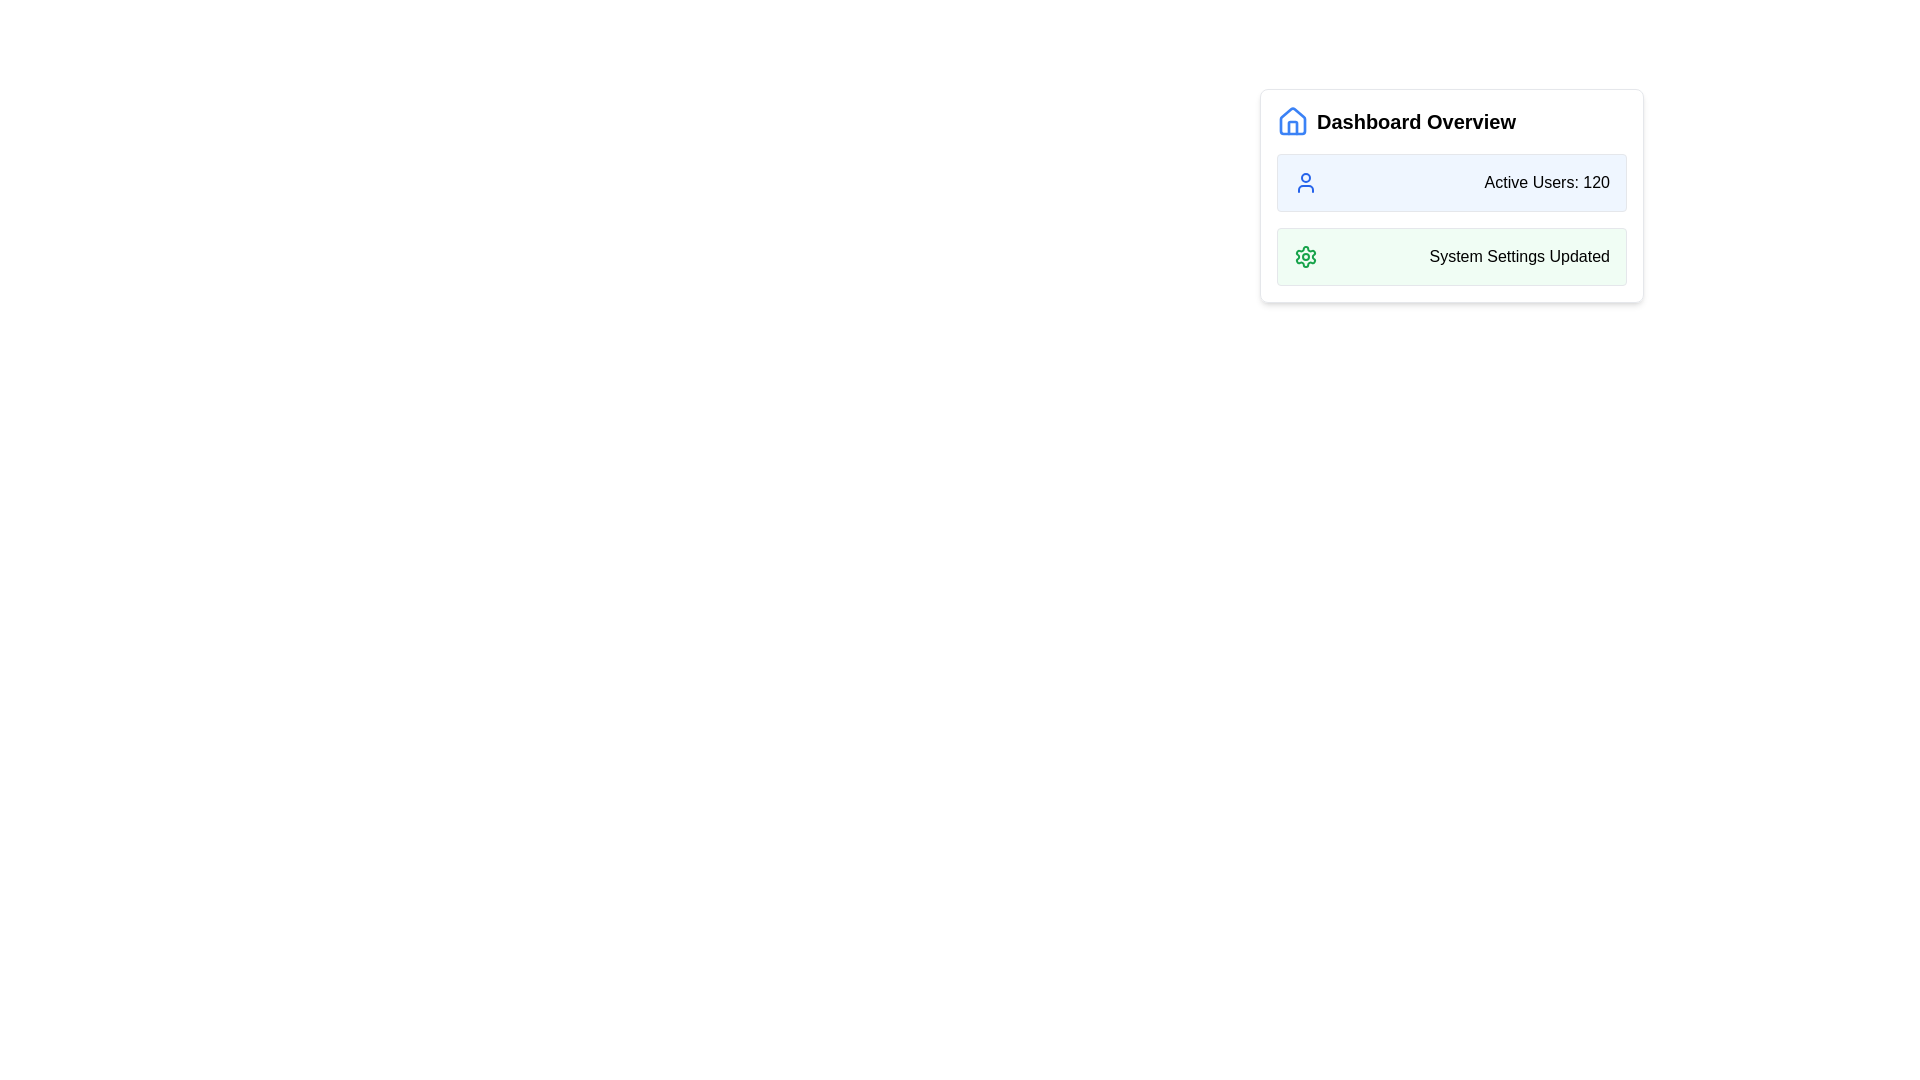  I want to click on the SVG graphical element representing system settings or configuration options located below the blue user icon in the 'Dashboard Overview' card, so click(1305, 256).